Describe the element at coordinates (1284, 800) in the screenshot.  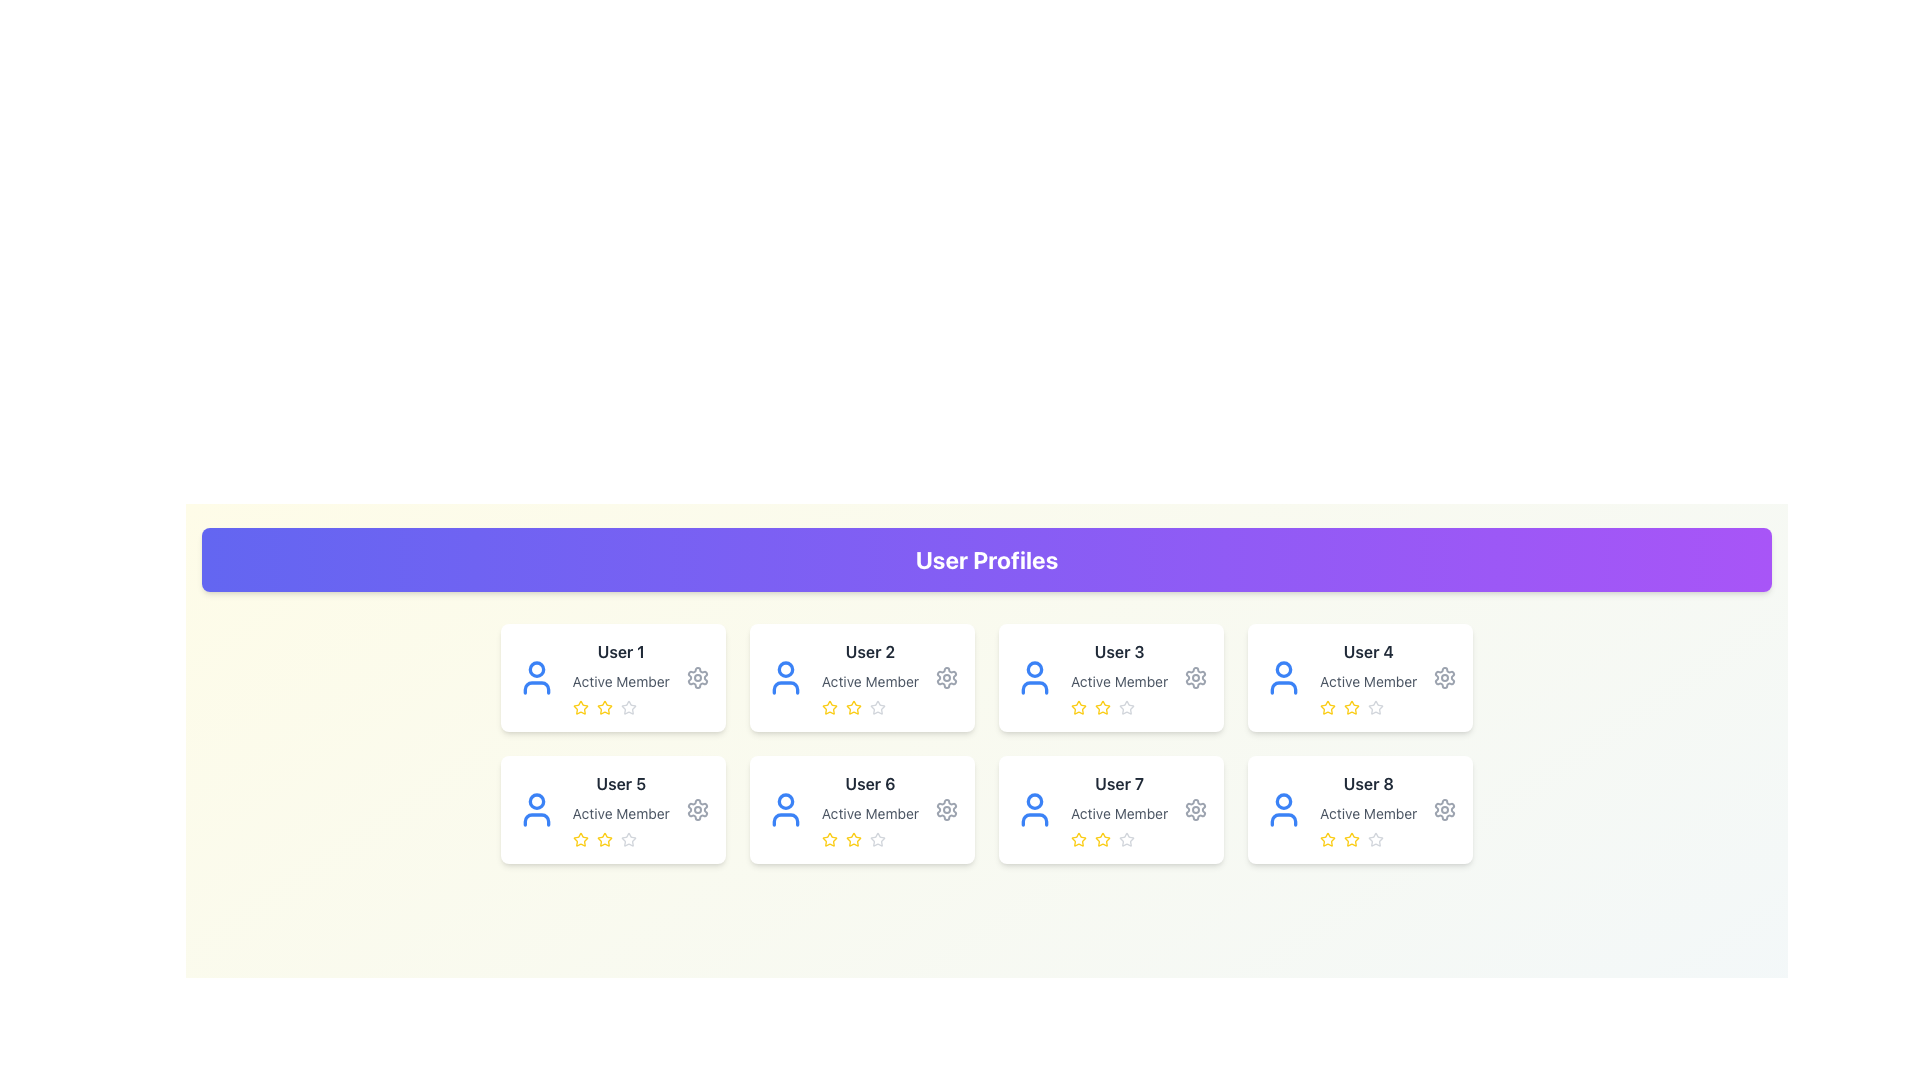
I see `the small circular shape representing the head of 'User 8' within the user profile icon located at the bottom-right corner of the user profiles grid` at that location.